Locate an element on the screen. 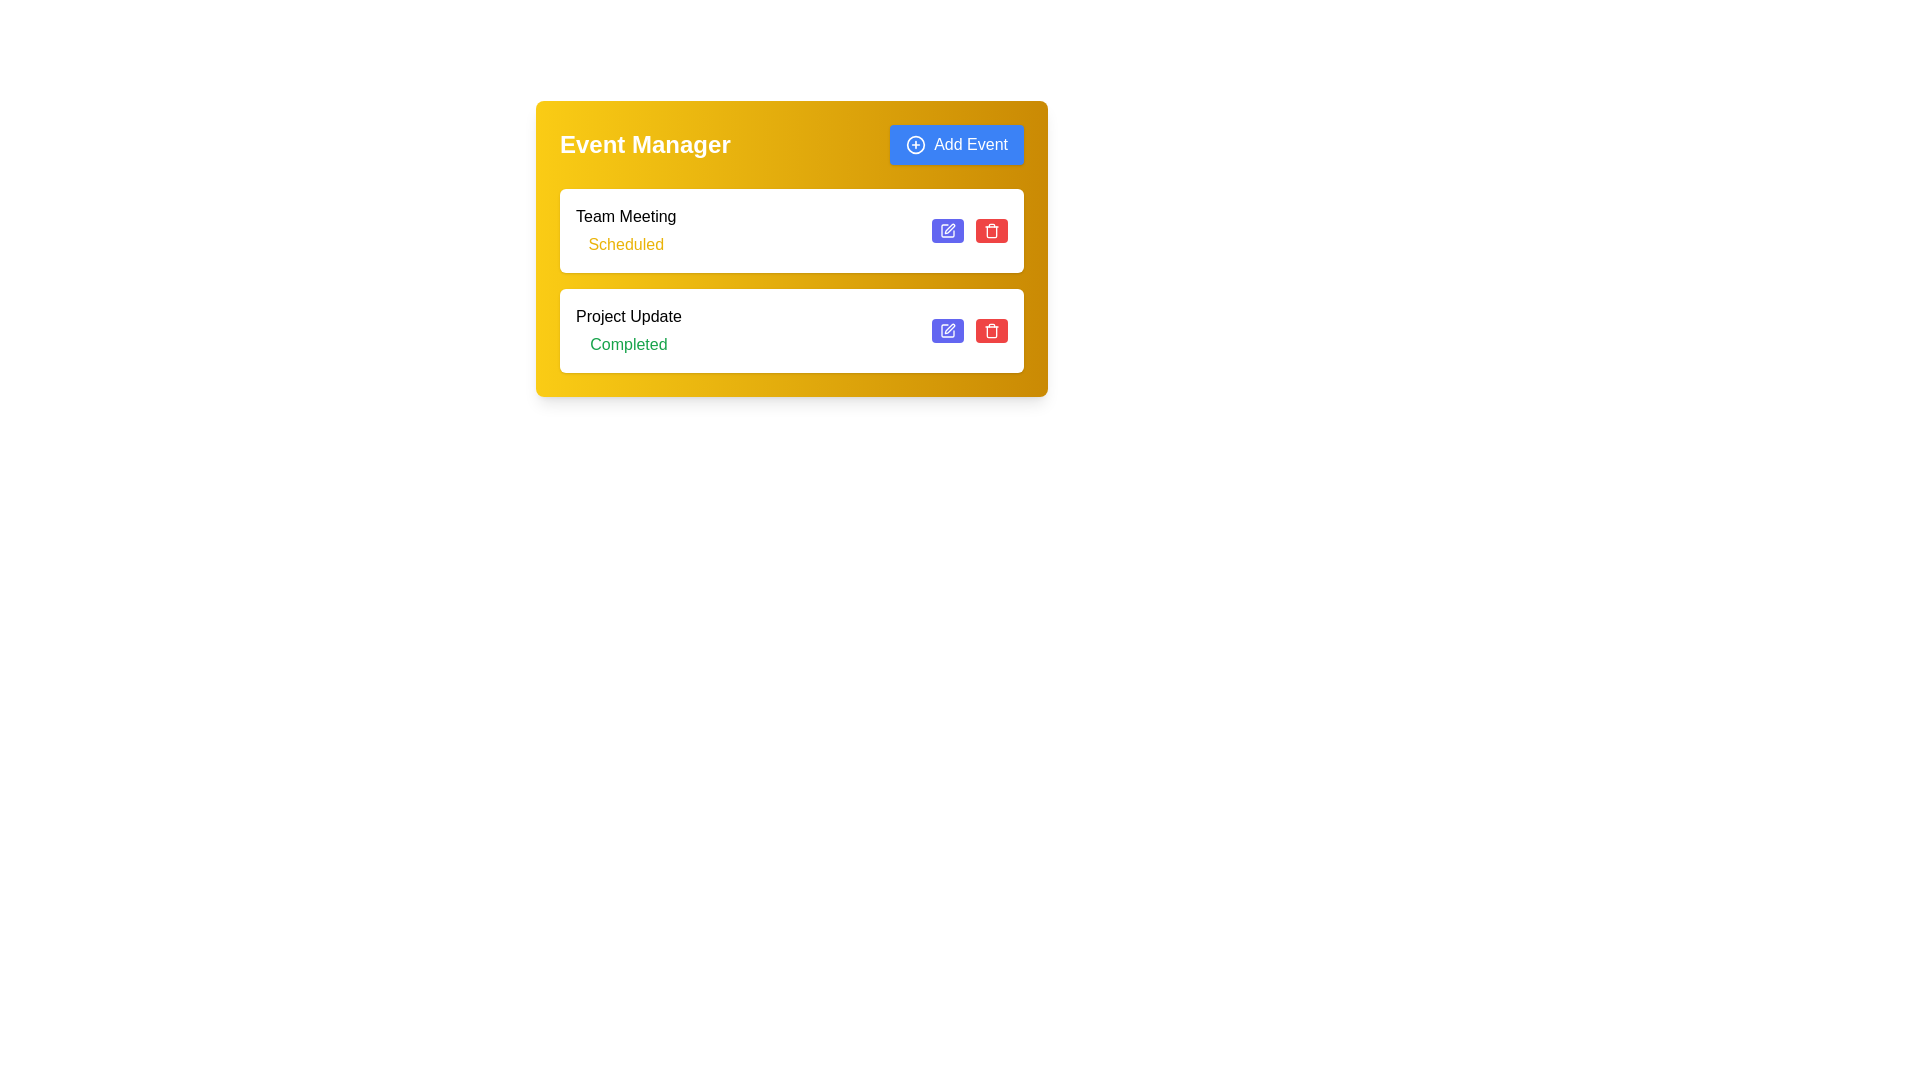 The height and width of the screenshot is (1080, 1920). the '+' icon within the 'Add Event' button, which is centrally aligned and enclosed within a border on a blue background is located at coordinates (915, 144).